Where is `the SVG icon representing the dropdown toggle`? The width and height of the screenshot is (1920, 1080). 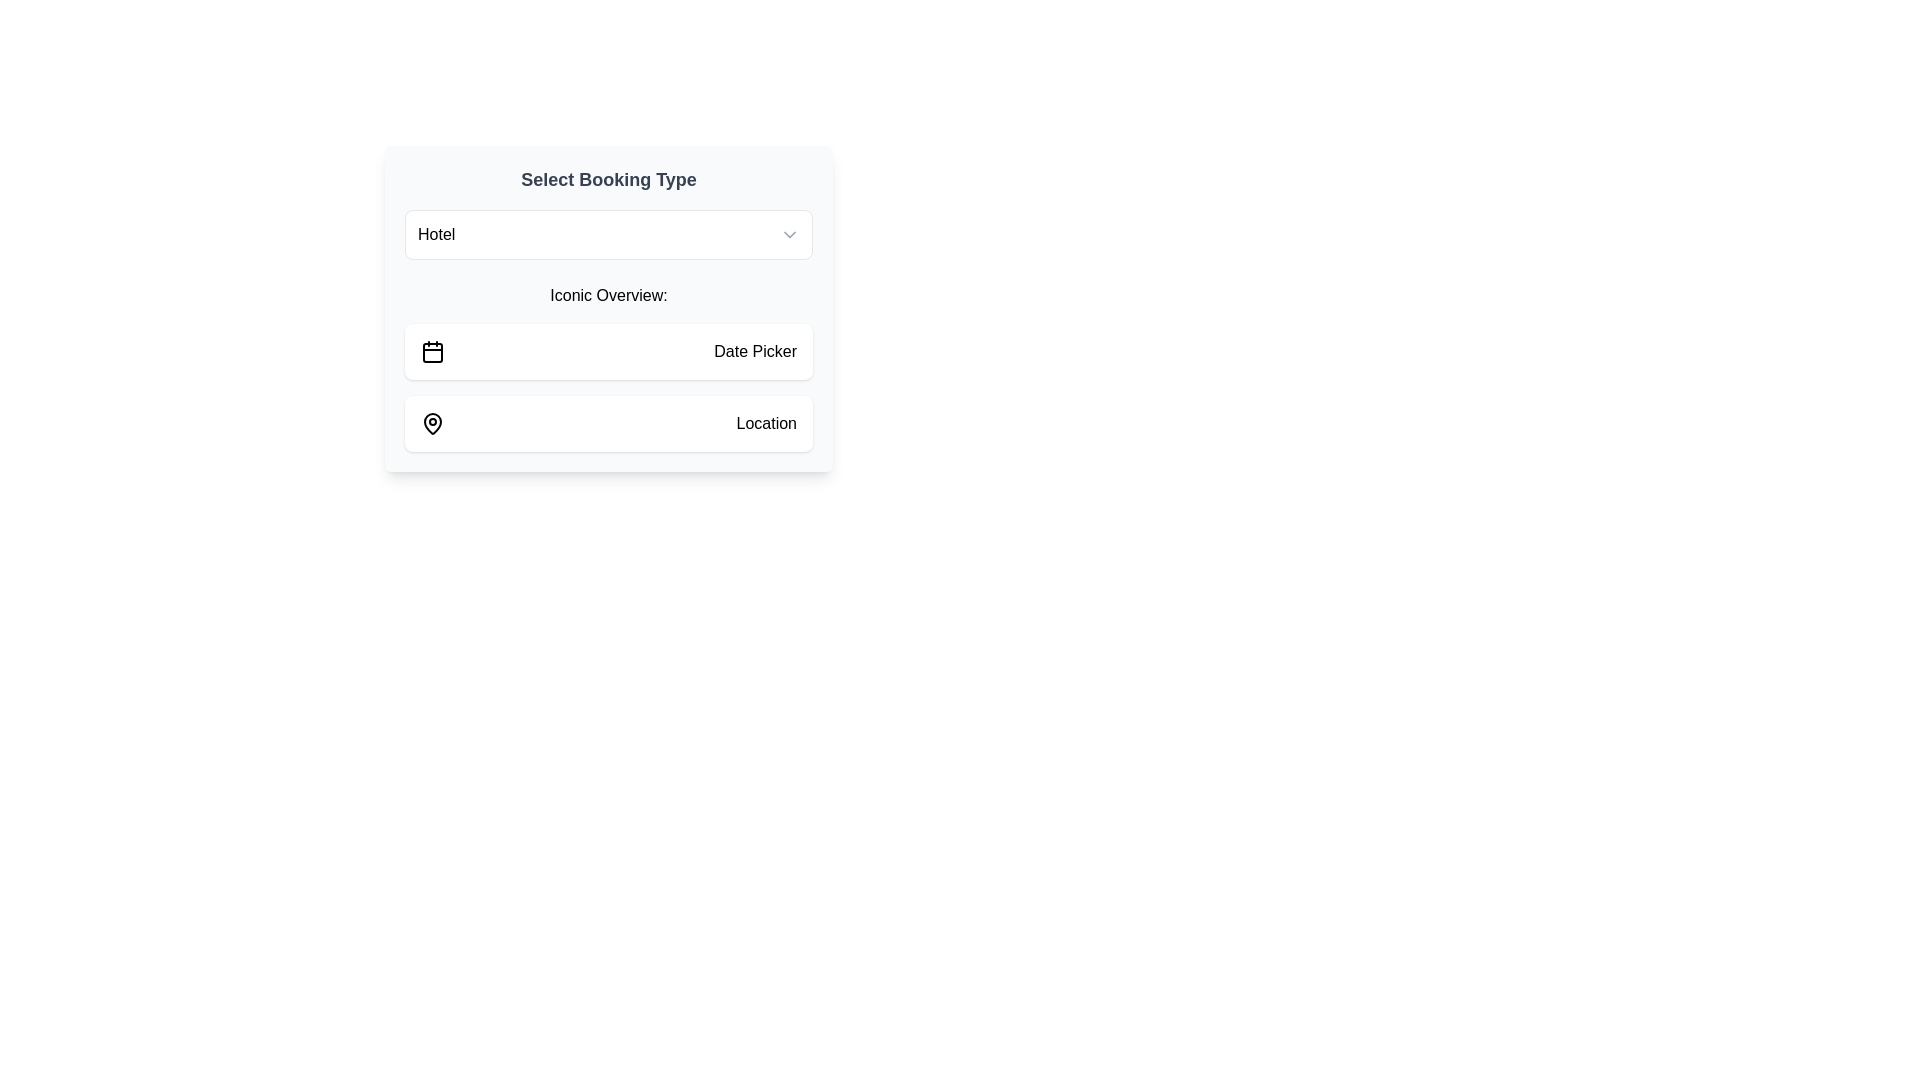 the SVG icon representing the dropdown toggle is located at coordinates (789, 234).